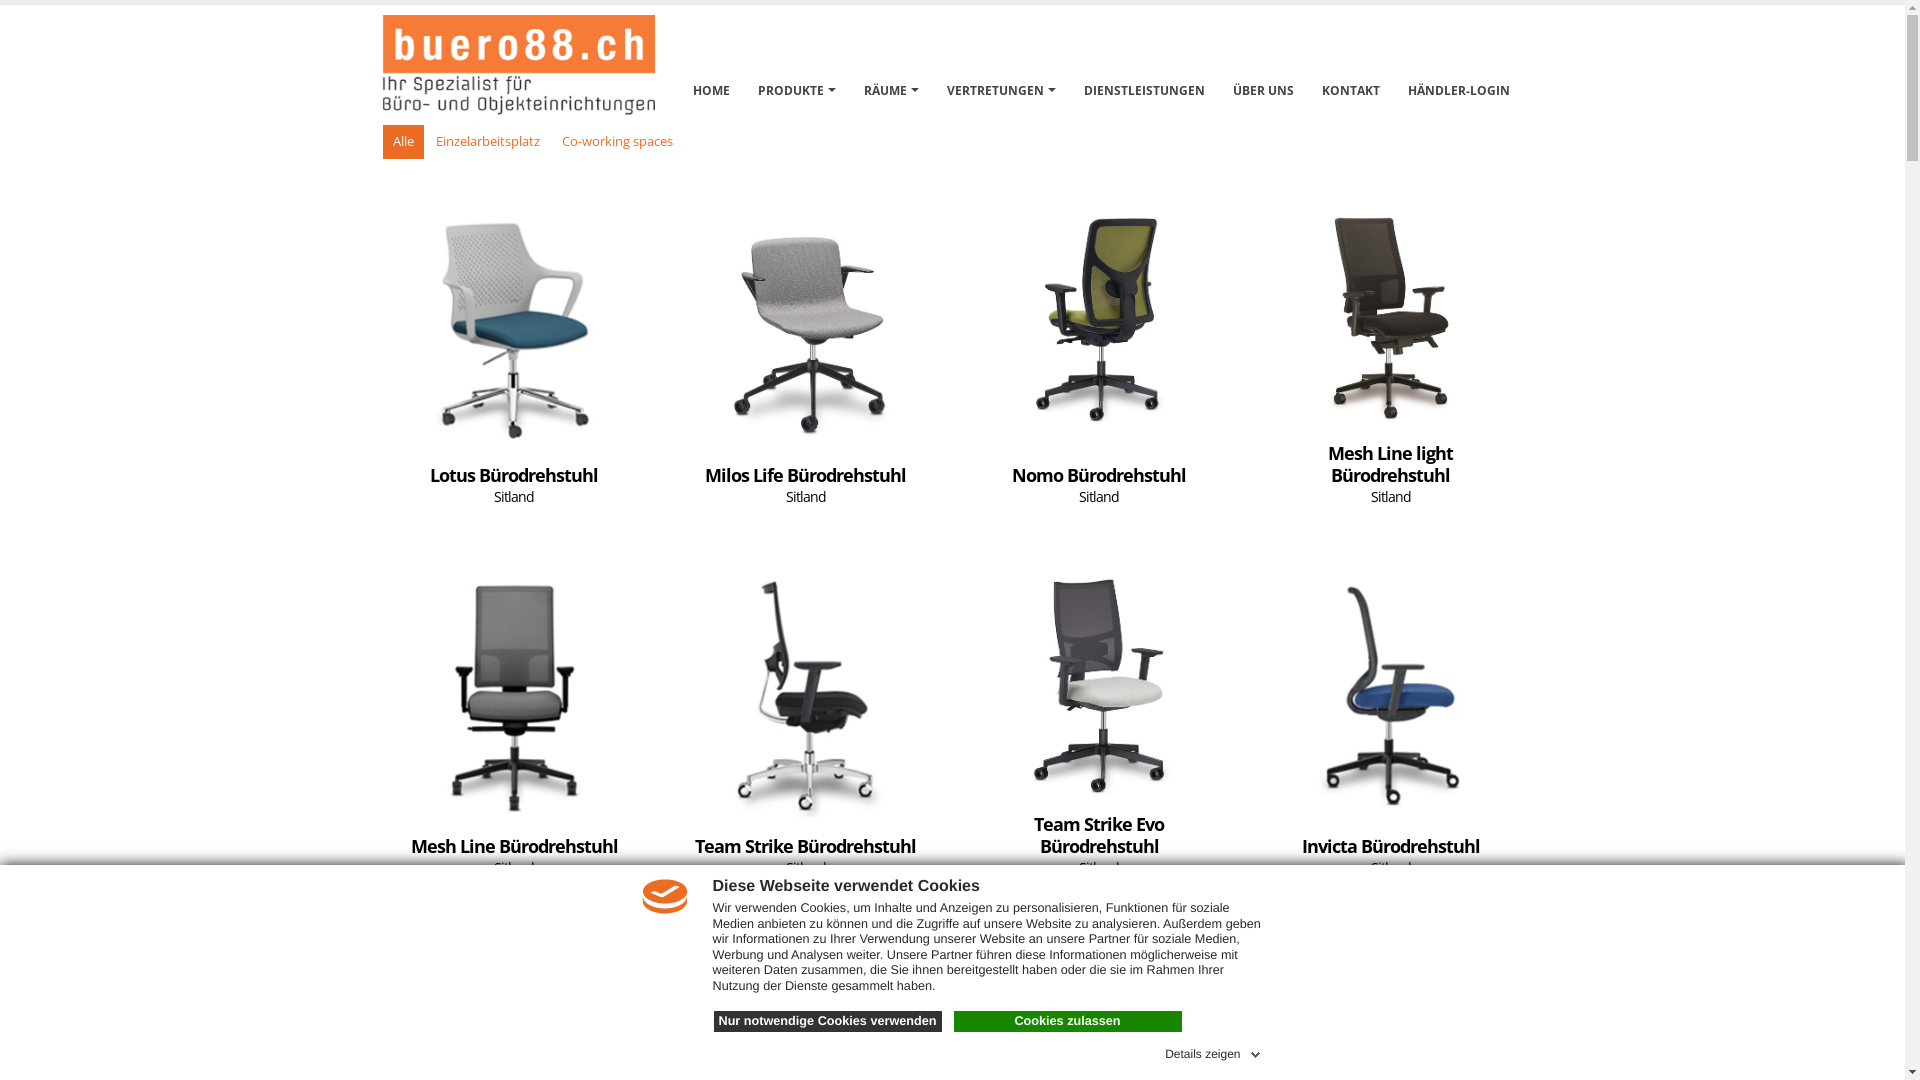 This screenshot has width=1920, height=1080. What do you see at coordinates (953, 1022) in the screenshot?
I see `'Cookies zulassen'` at bounding box center [953, 1022].